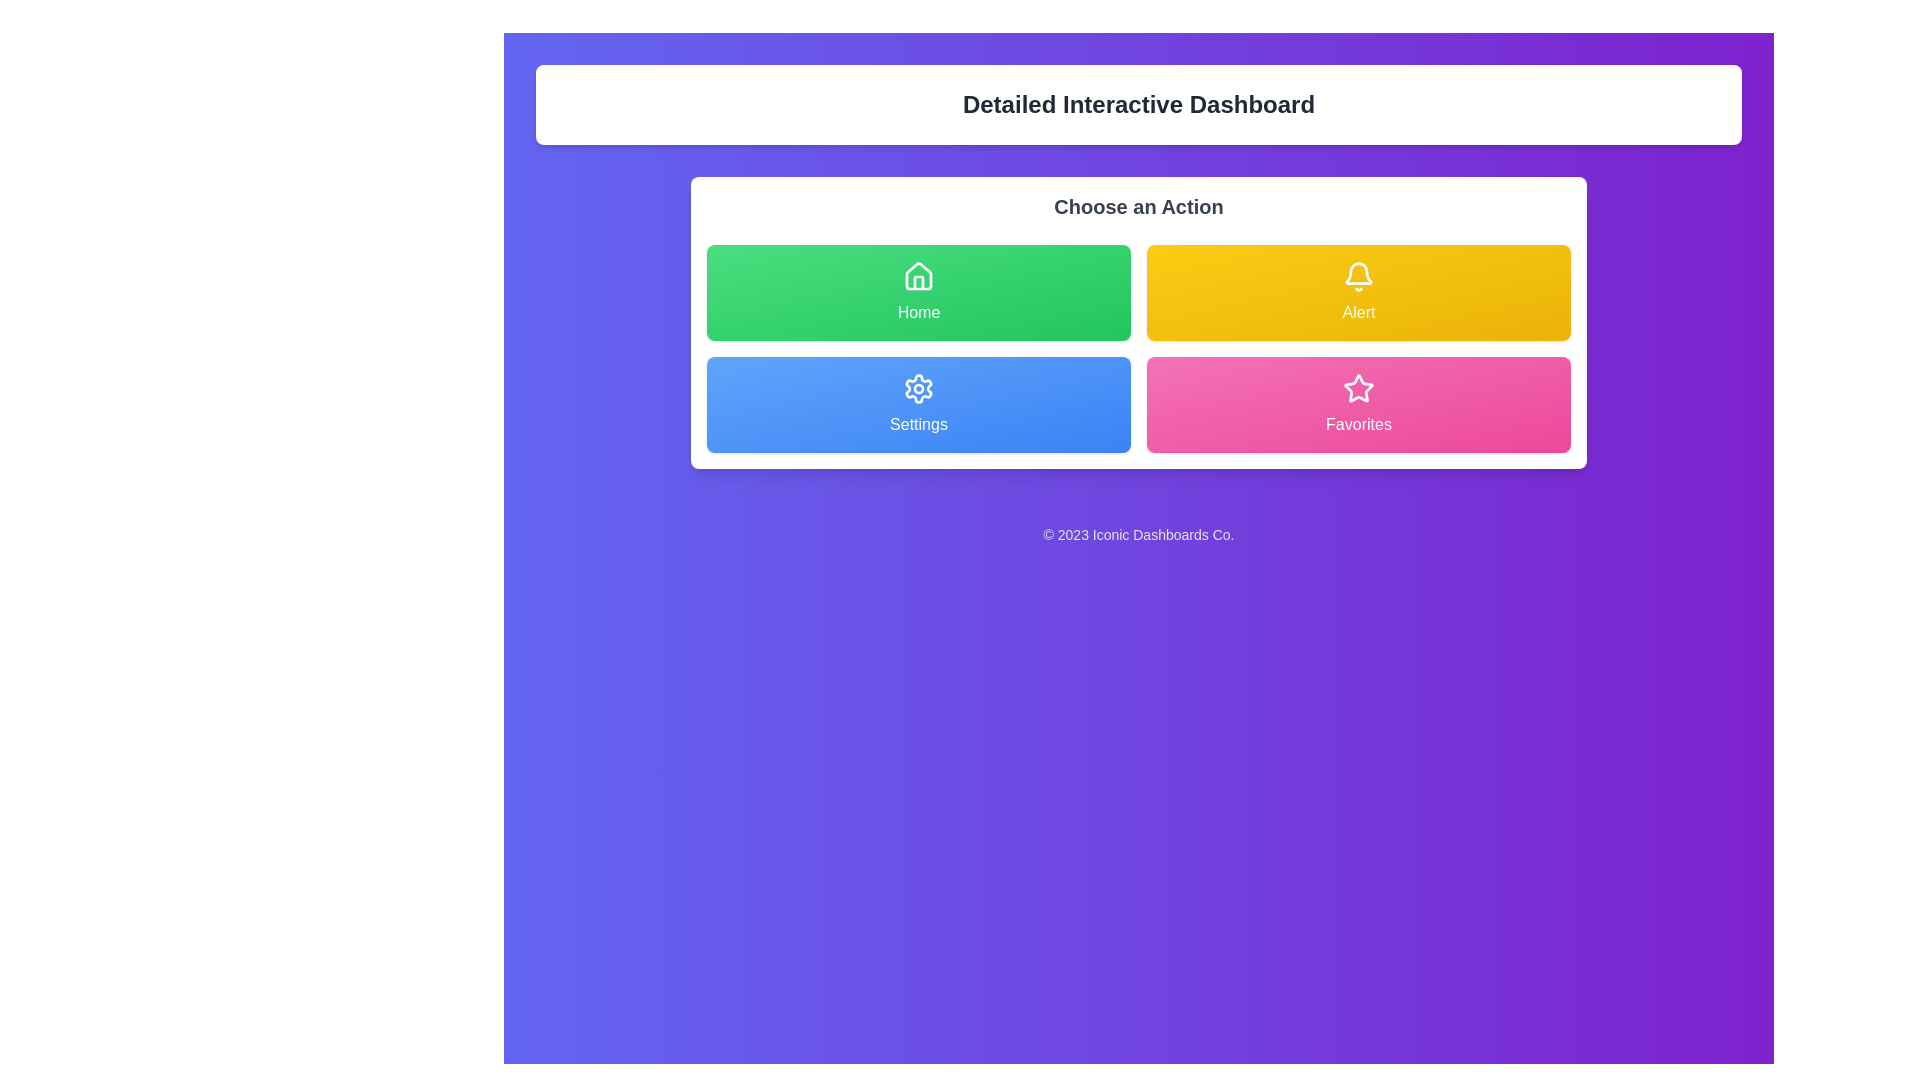  I want to click on the 'Favorites' button located at the bottom-right of the primary action buttons in the interactive dashboard, so click(1358, 388).